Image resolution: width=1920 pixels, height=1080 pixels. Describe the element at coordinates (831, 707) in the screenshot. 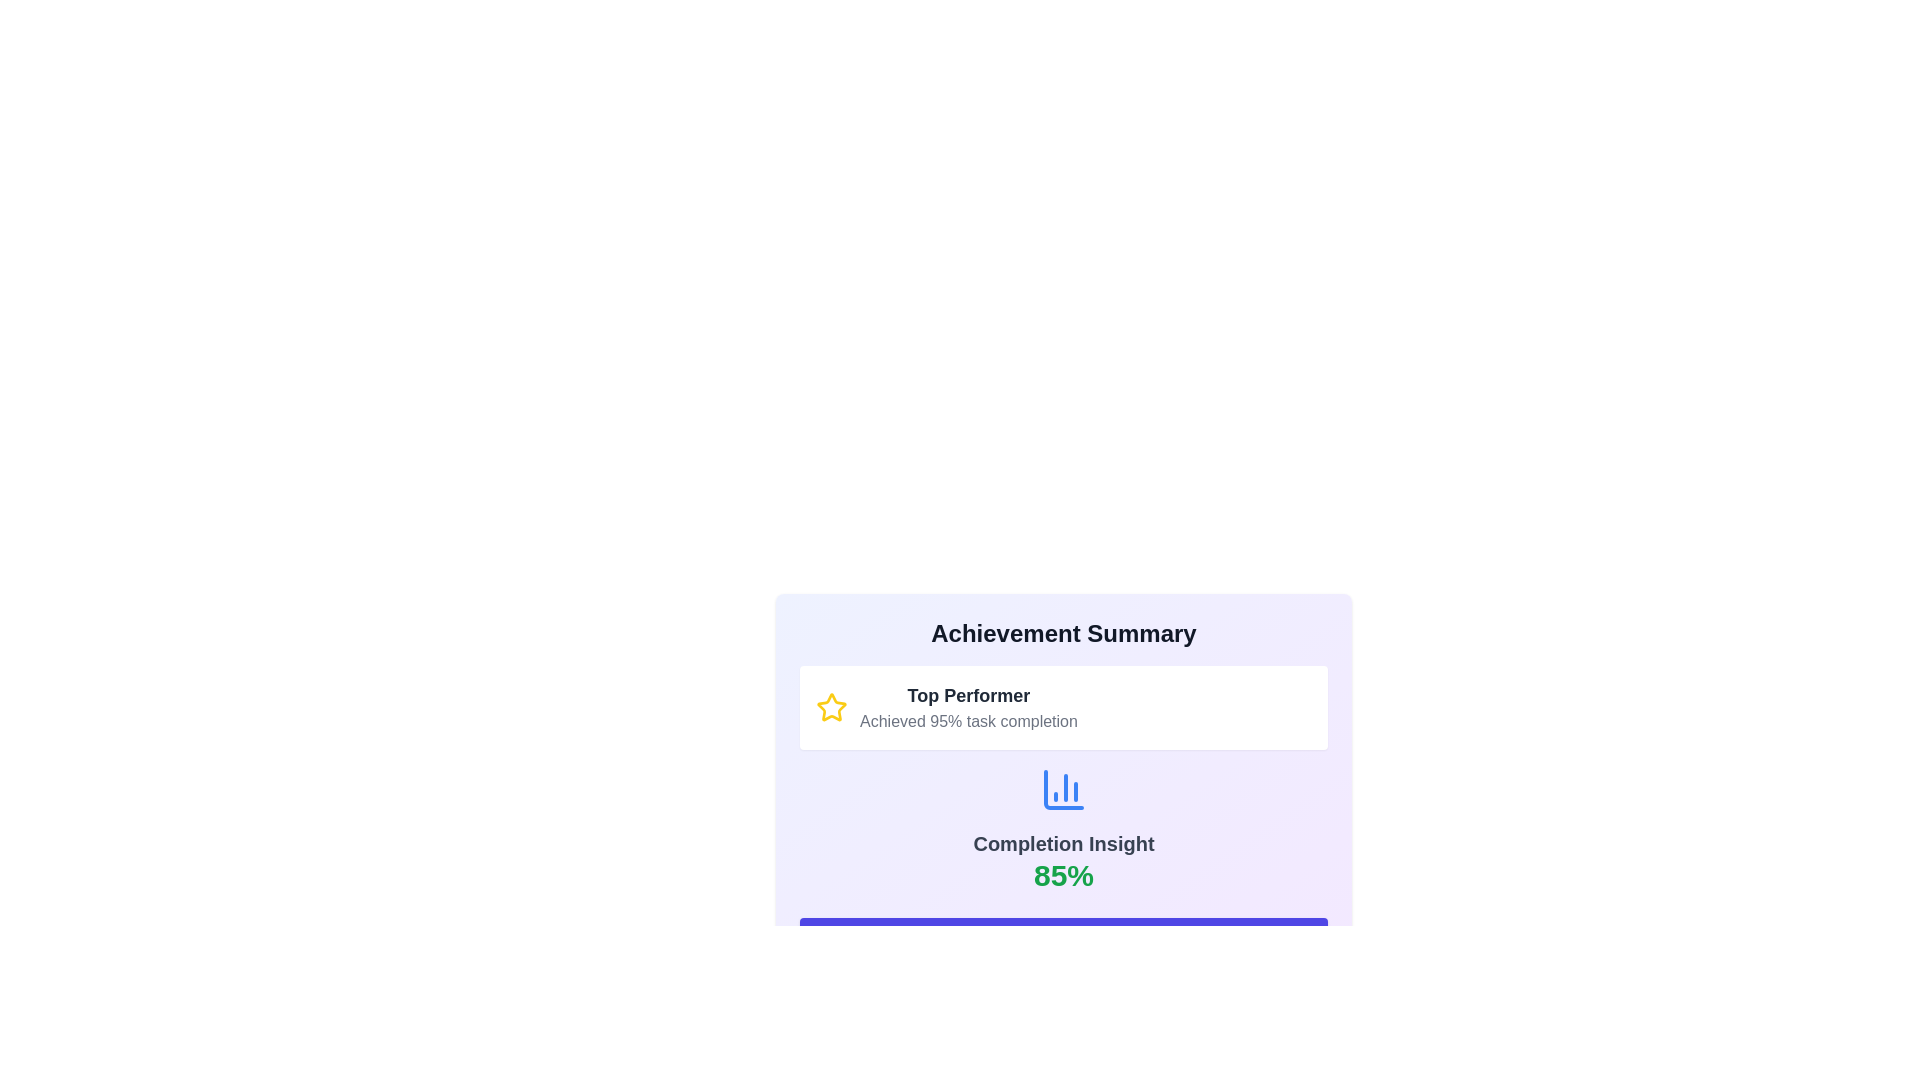

I see `the star icon, which represents a top performance rating, located to the left of the 'Top Performer' text` at that location.